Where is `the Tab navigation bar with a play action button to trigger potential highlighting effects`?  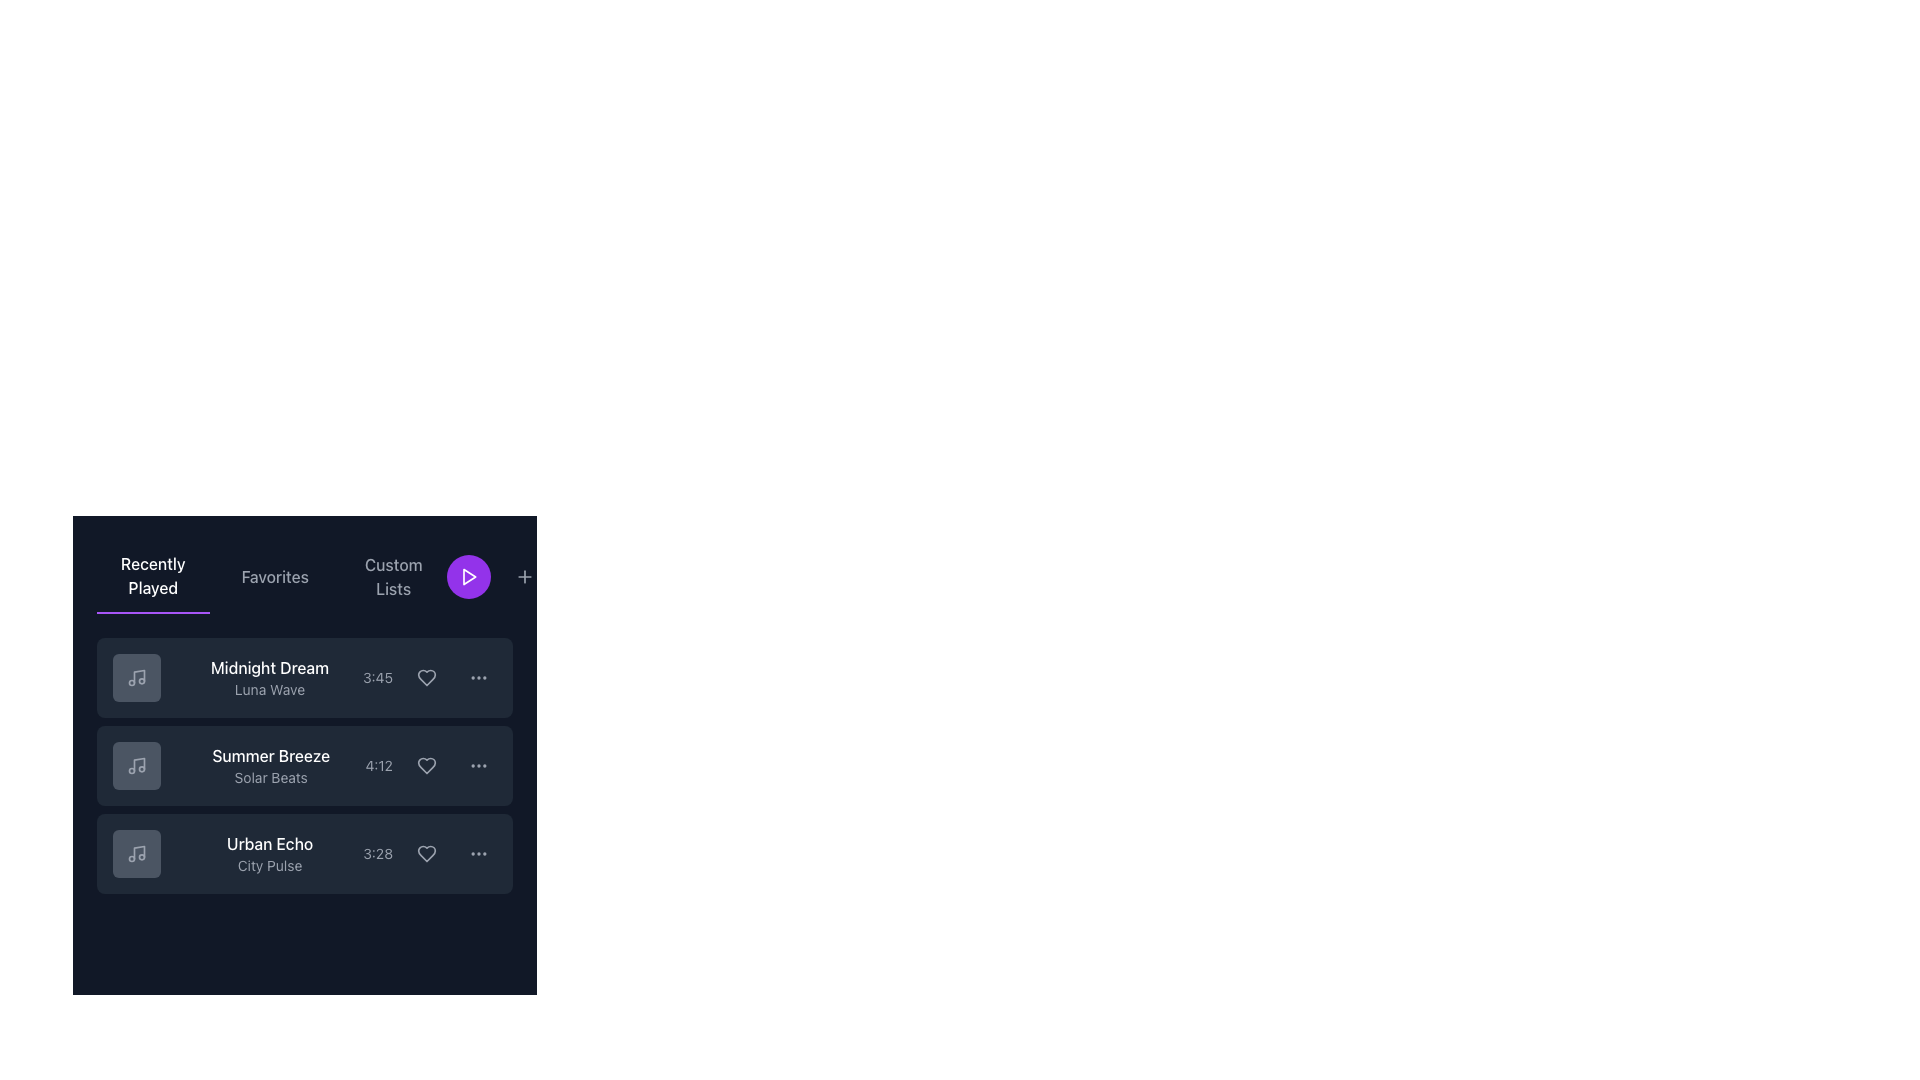 the Tab navigation bar with a play action button to trigger potential highlighting effects is located at coordinates (304, 577).